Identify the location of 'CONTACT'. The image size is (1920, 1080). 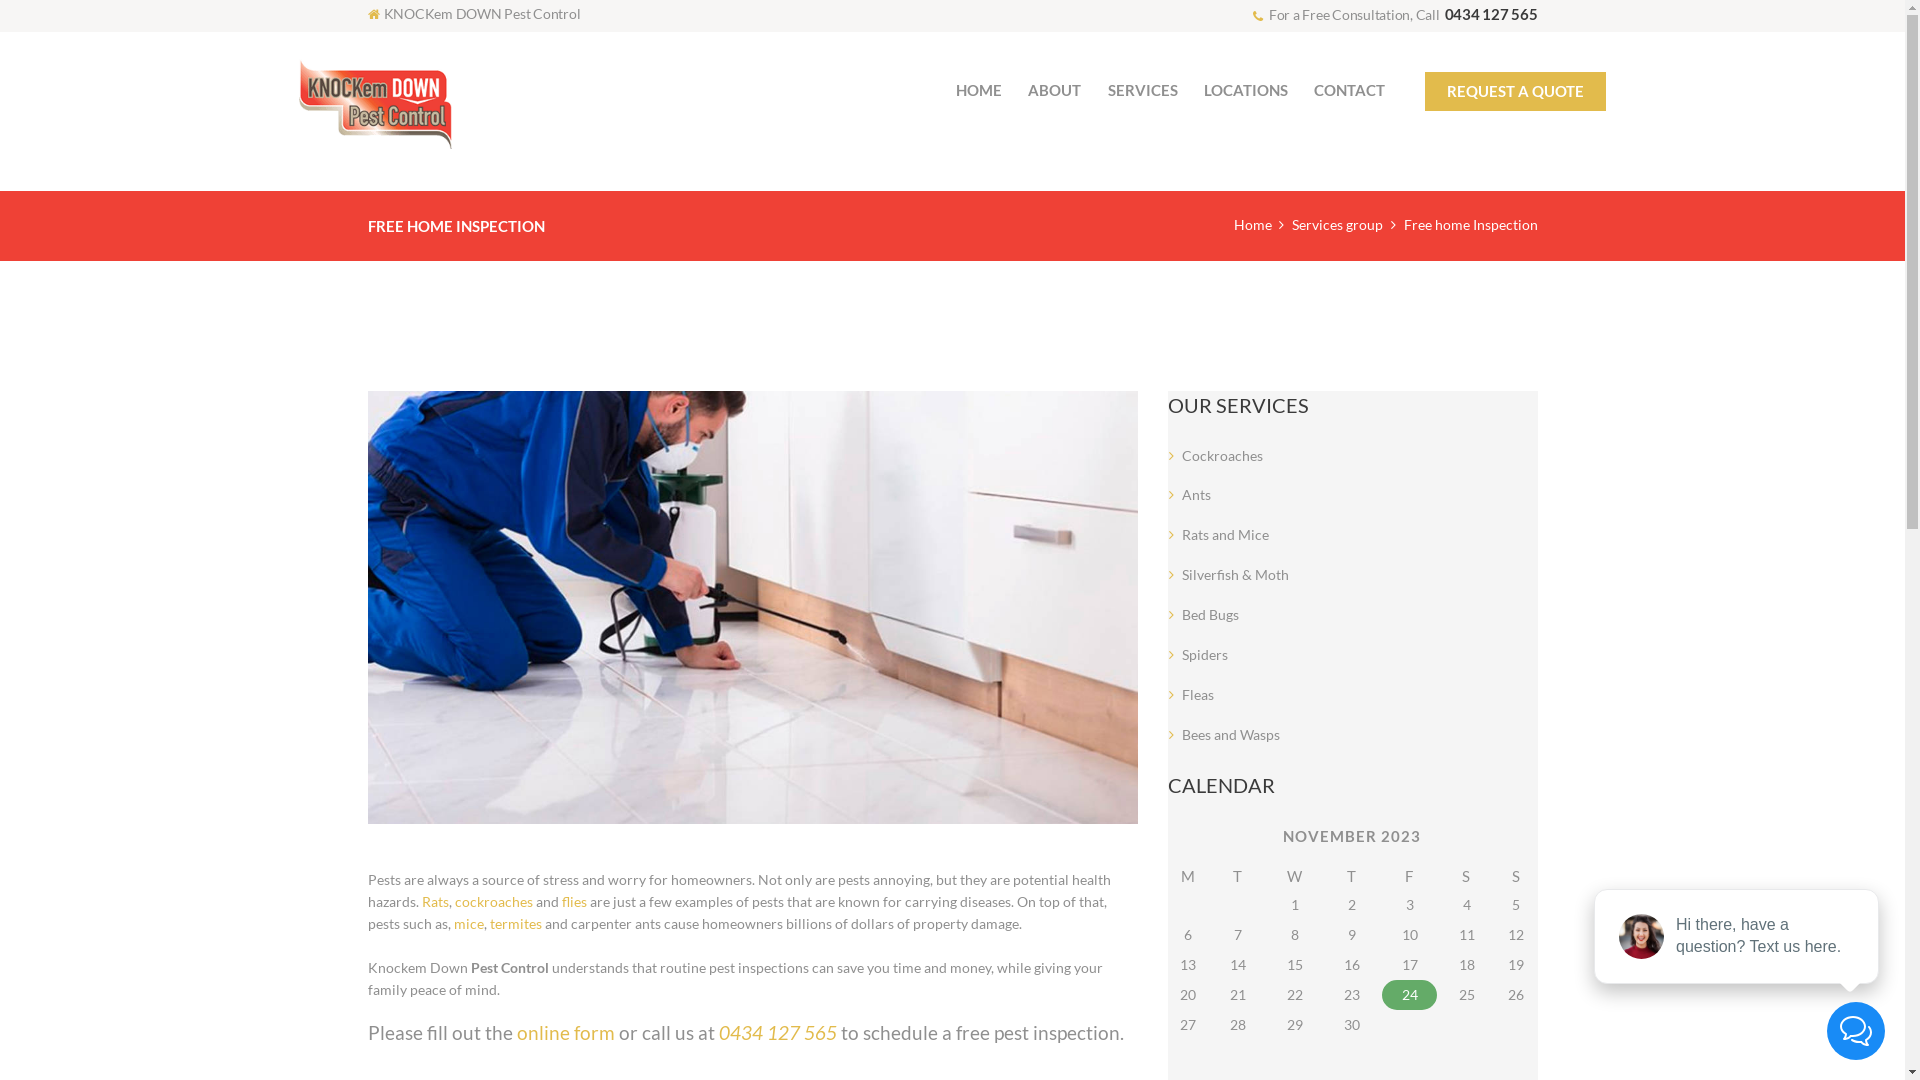
(1349, 90).